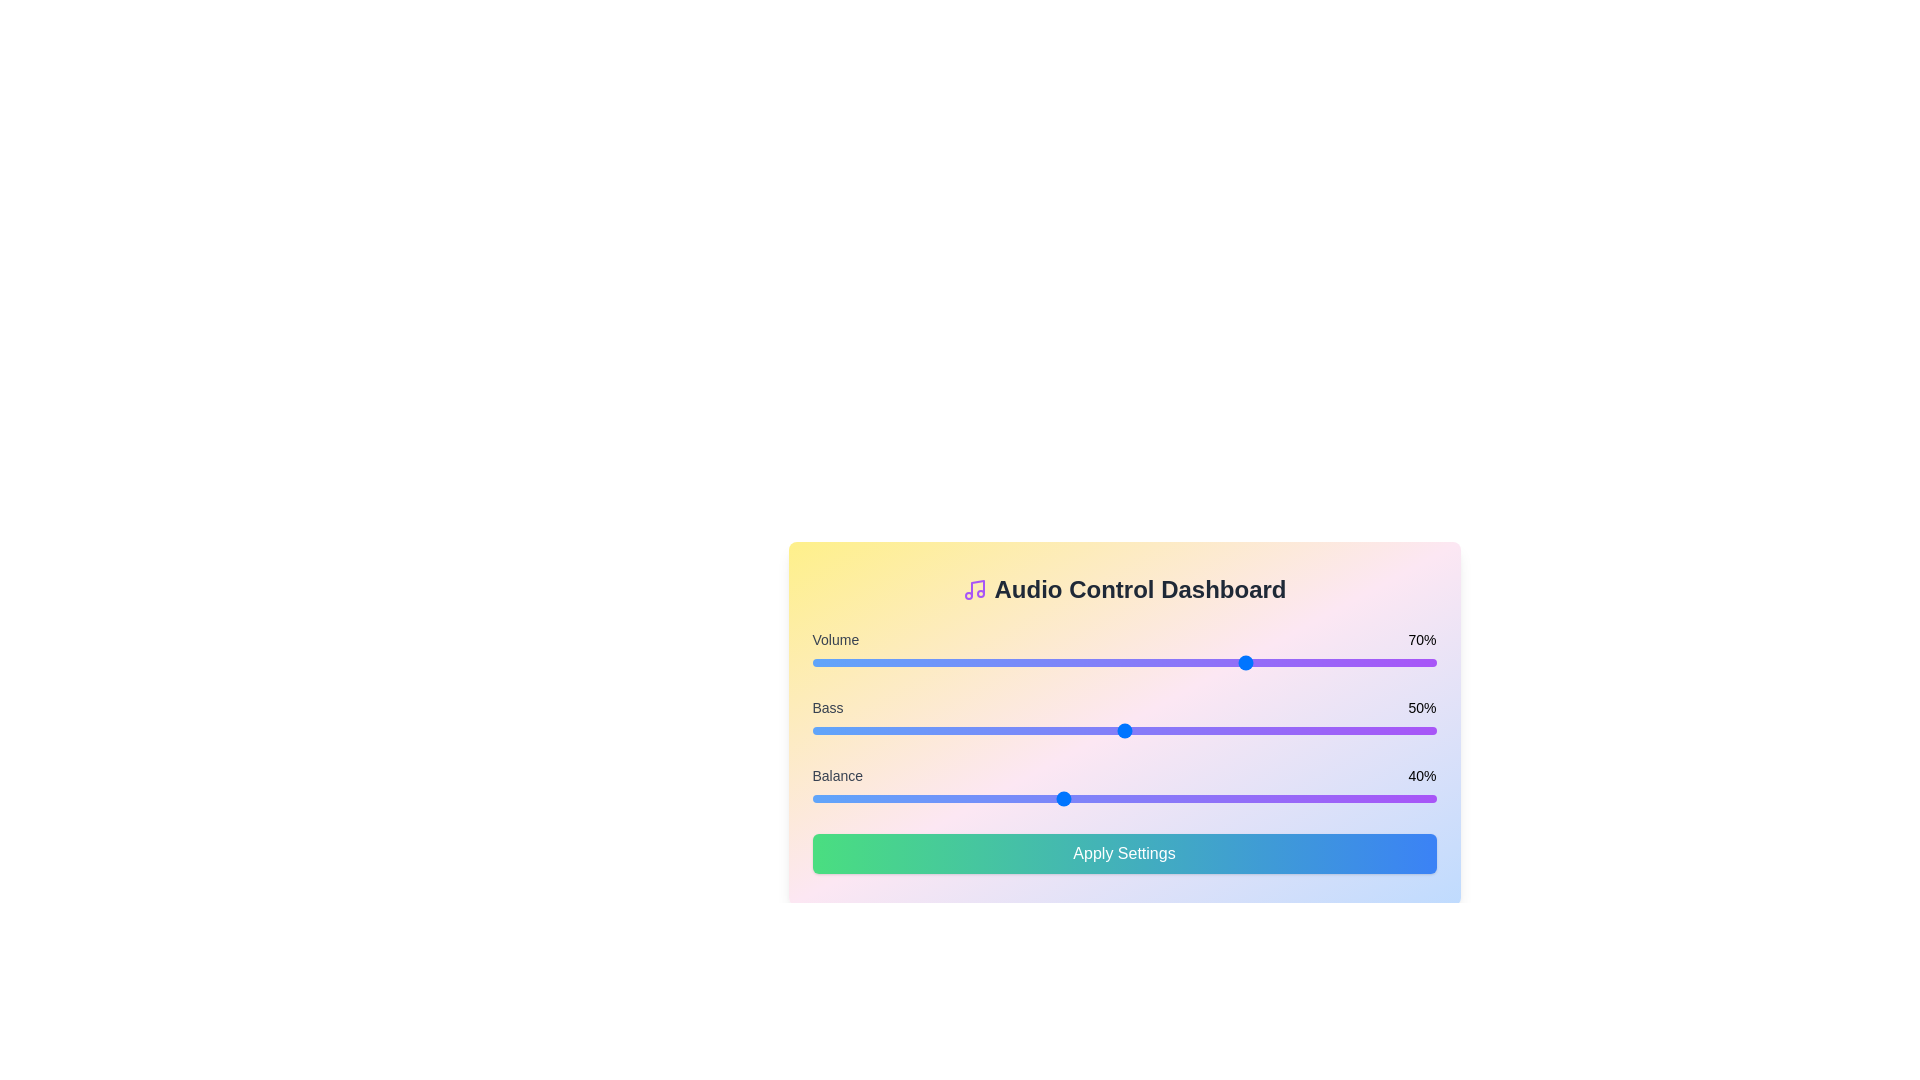 The height and width of the screenshot is (1080, 1920). I want to click on the volume slider, so click(886, 663).